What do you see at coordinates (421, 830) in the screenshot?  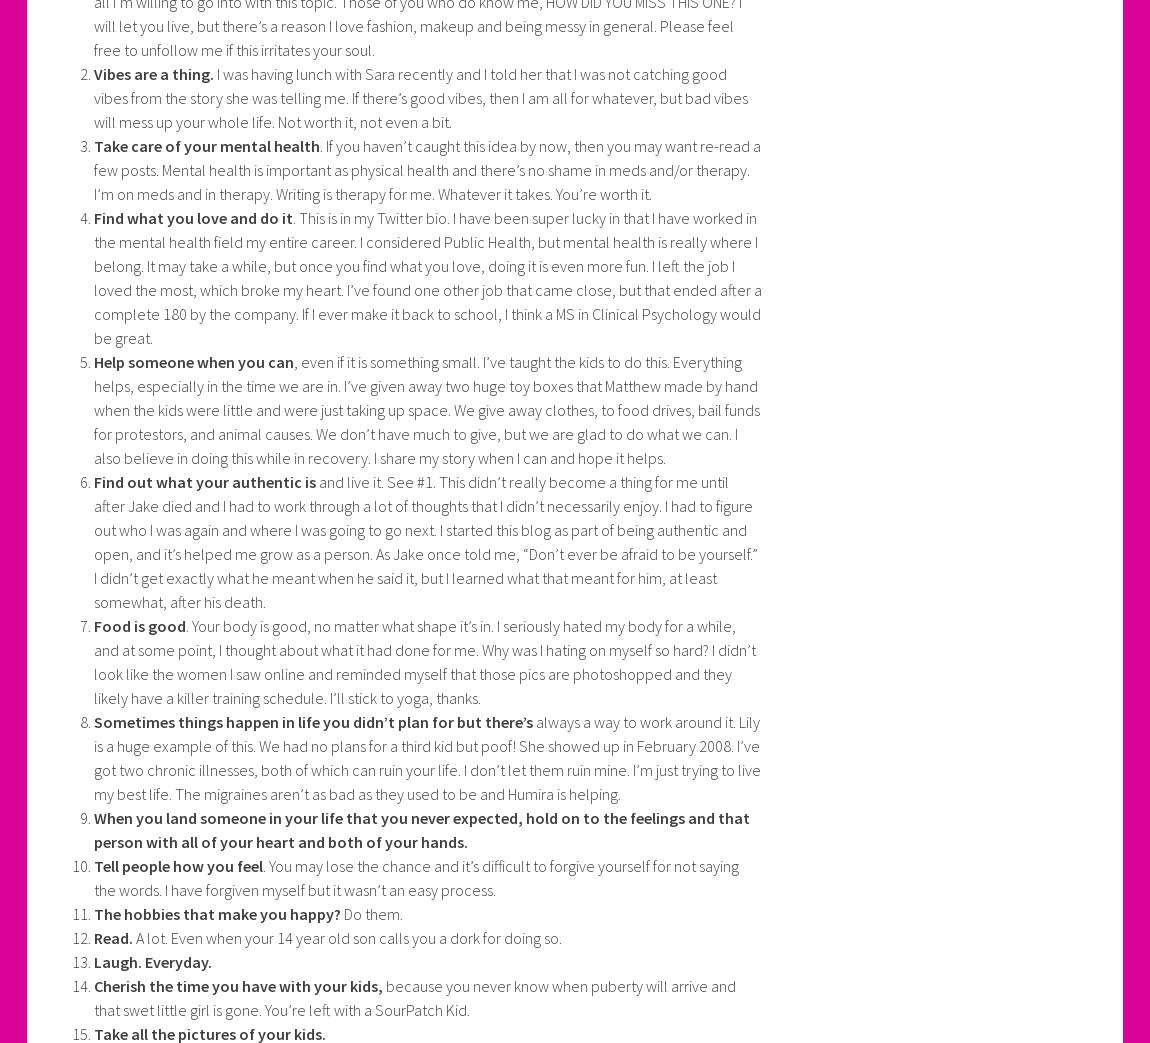 I see `'When you land someone in your life that you never expected, hold on to the feelings and that person with all of your heart and both of your hands.'` at bounding box center [421, 830].